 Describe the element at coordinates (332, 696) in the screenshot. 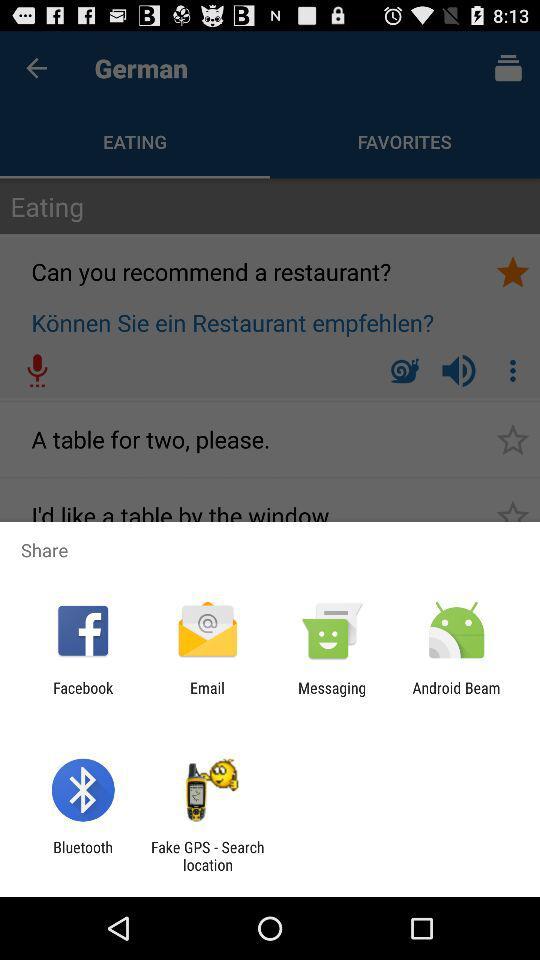

I see `icon to the right of the email item` at that location.